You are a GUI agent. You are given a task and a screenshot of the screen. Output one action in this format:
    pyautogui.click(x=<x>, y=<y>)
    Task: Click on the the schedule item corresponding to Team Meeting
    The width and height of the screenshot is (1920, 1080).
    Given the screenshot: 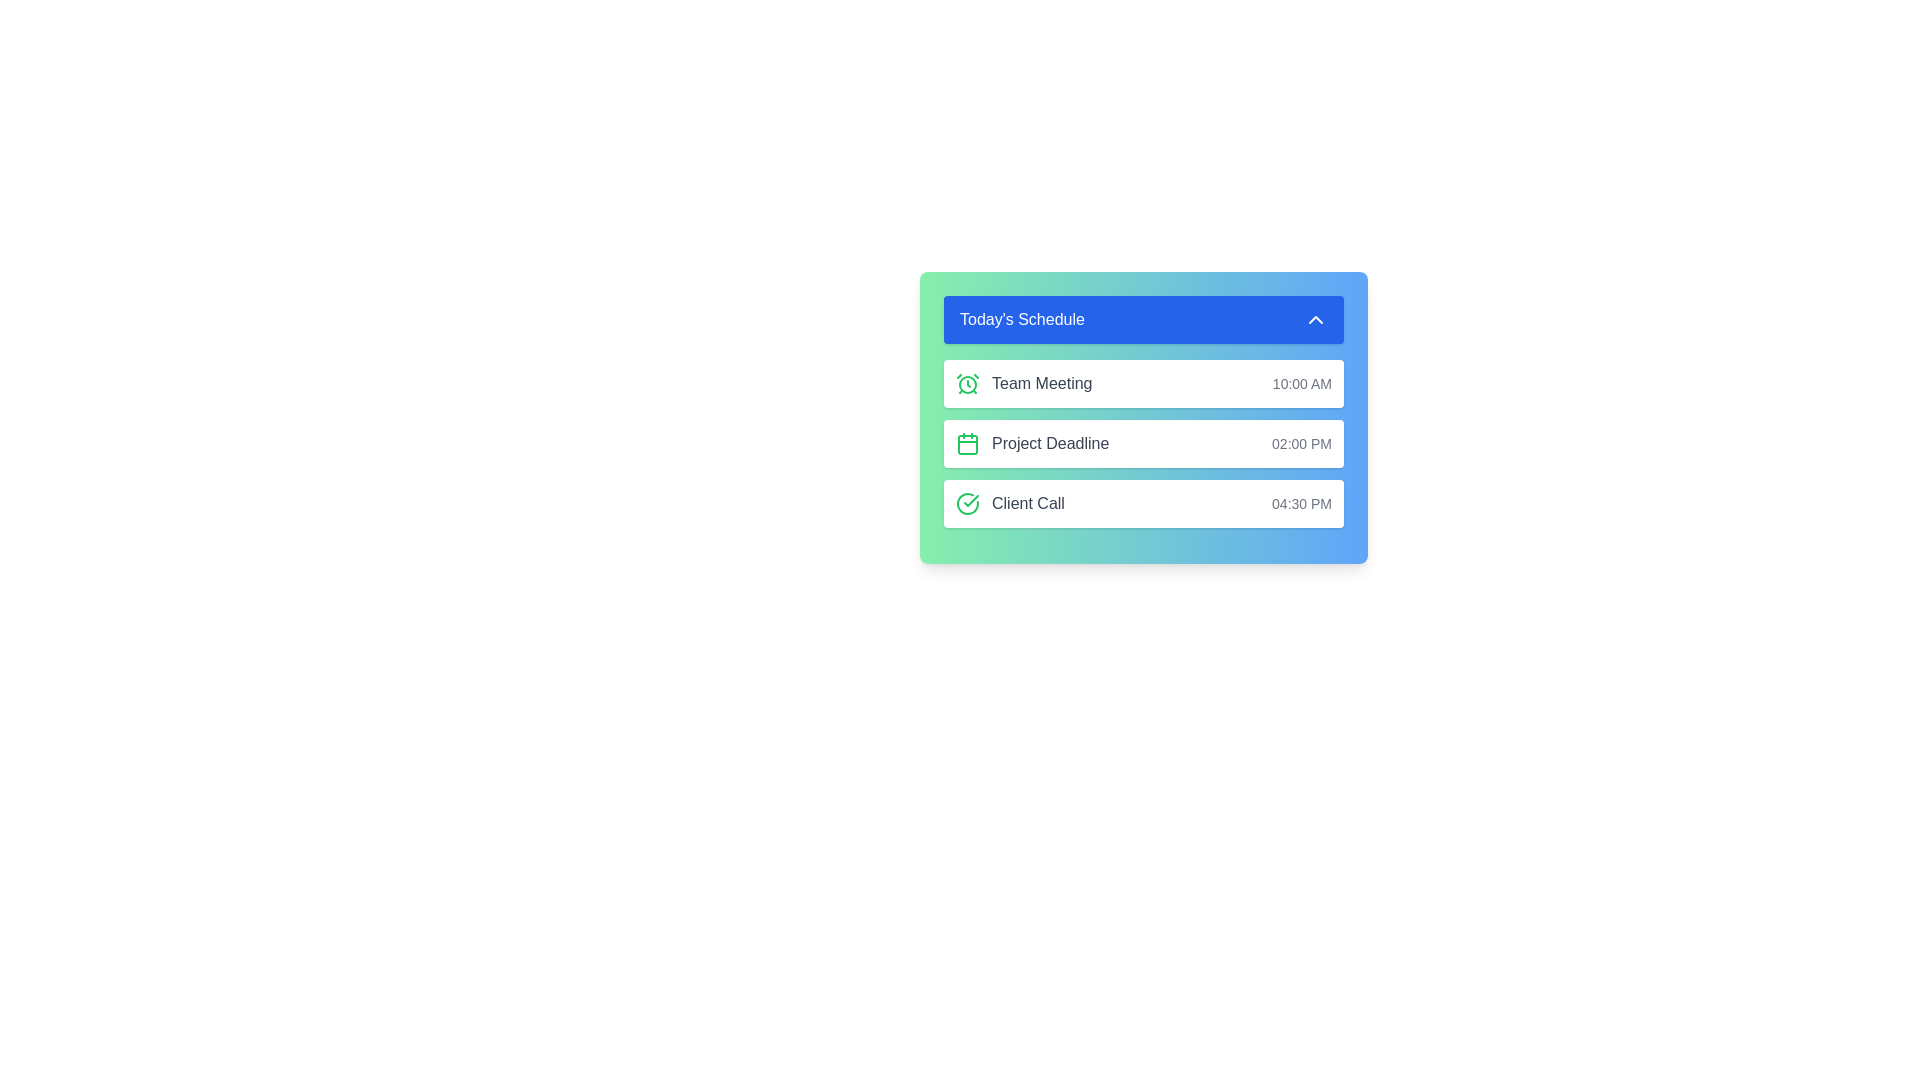 What is the action you would take?
    pyautogui.click(x=1143, y=384)
    